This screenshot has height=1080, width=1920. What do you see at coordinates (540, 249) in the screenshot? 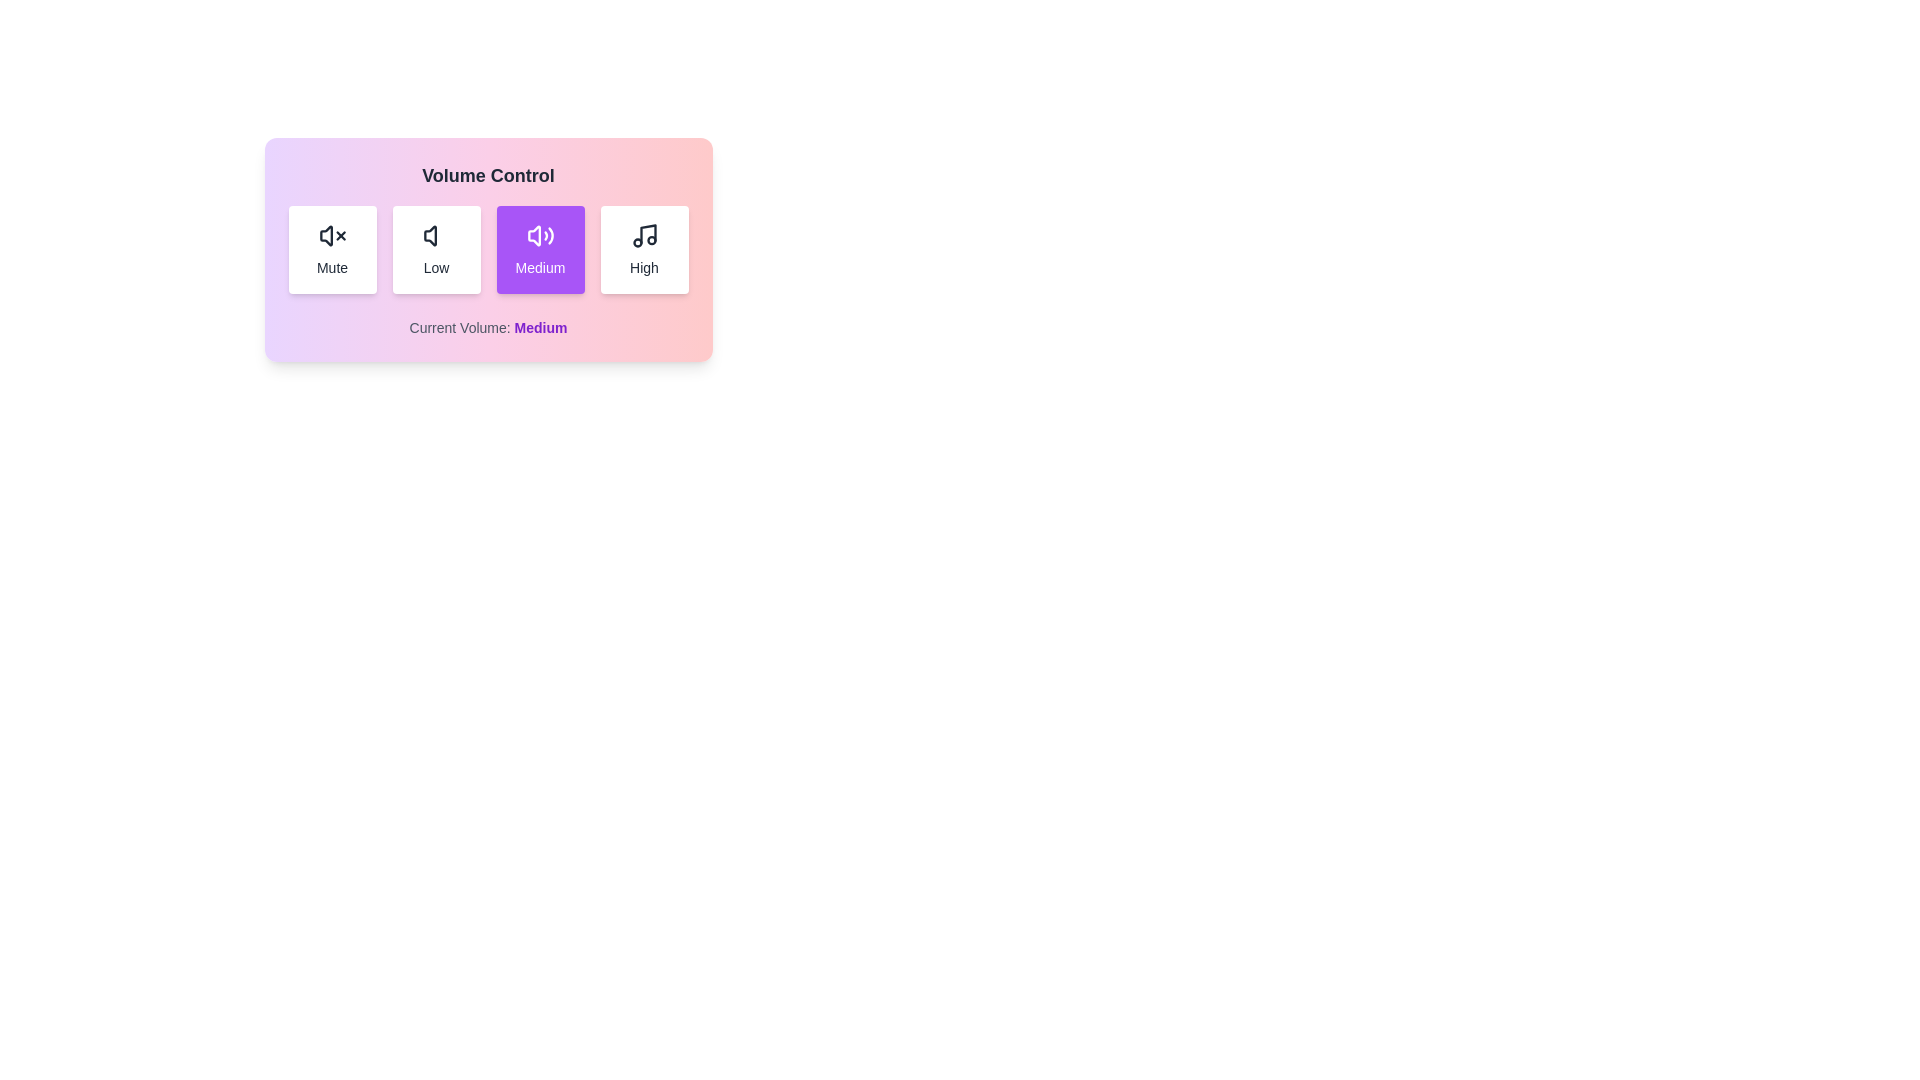
I see `the volume button corresponding to Medium` at bounding box center [540, 249].